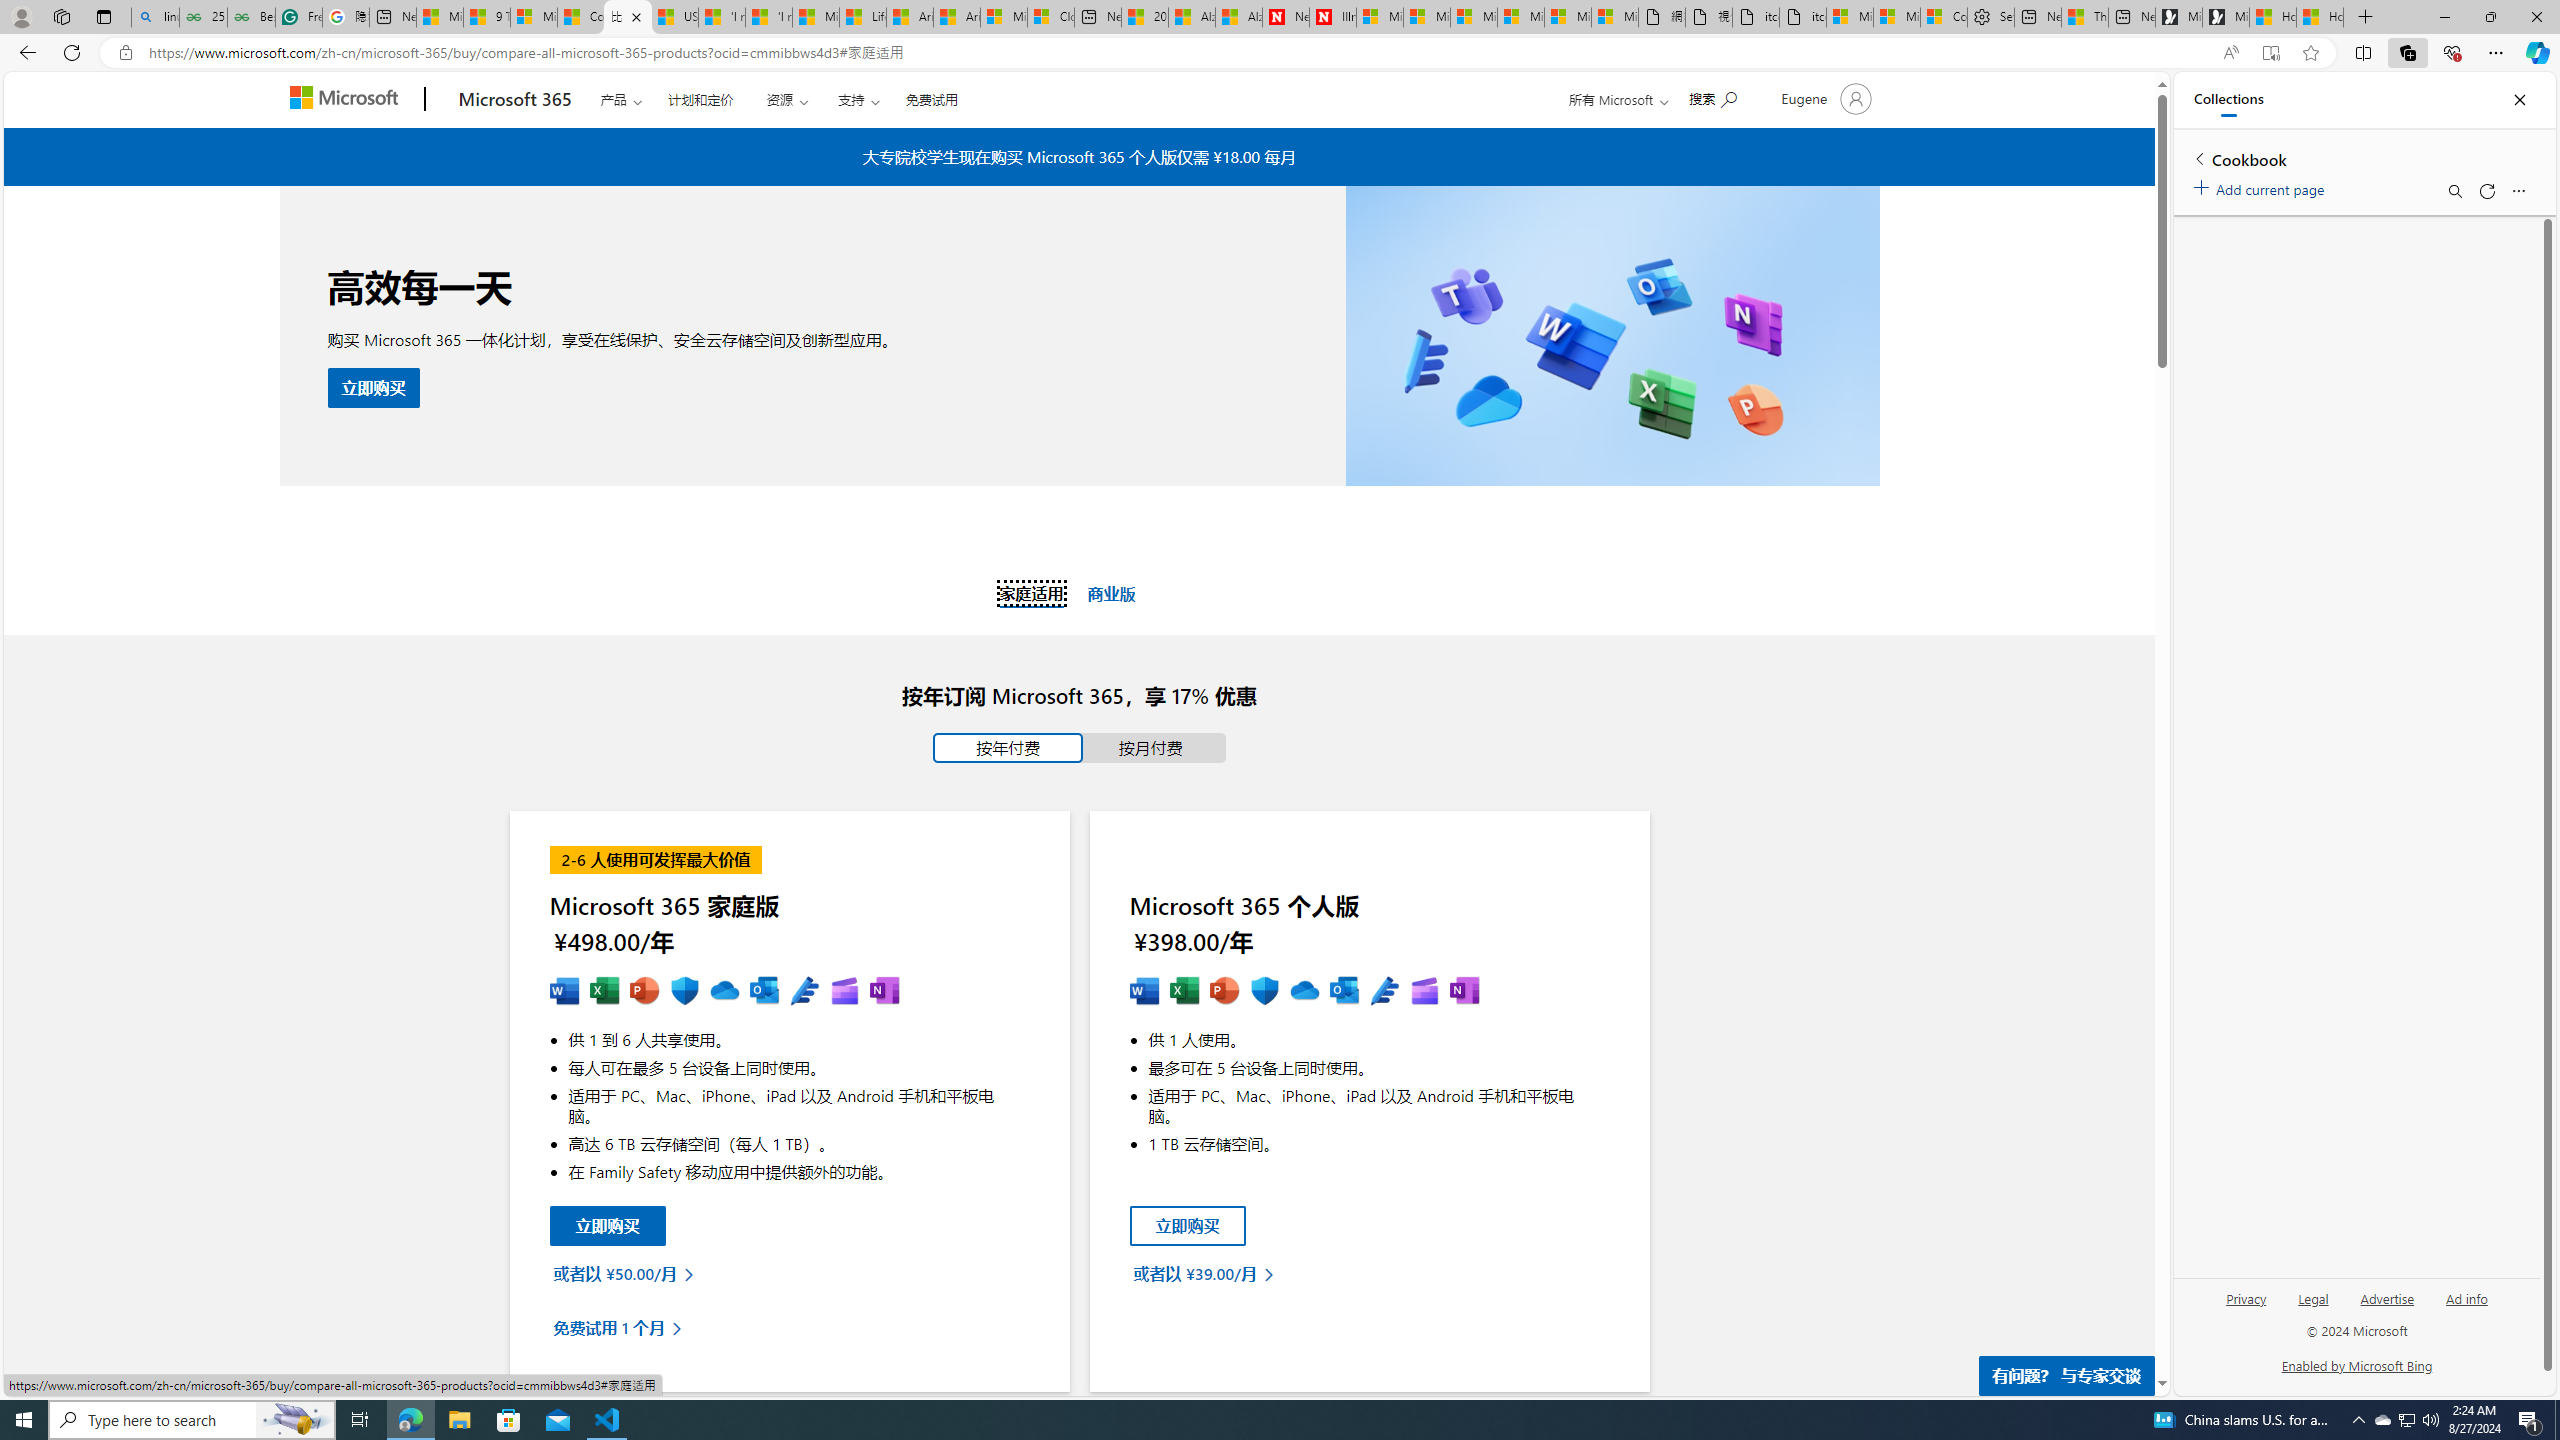 The width and height of the screenshot is (2560, 1440). Describe the element at coordinates (864, 16) in the screenshot. I see `'Lifestyle - MSN'` at that location.